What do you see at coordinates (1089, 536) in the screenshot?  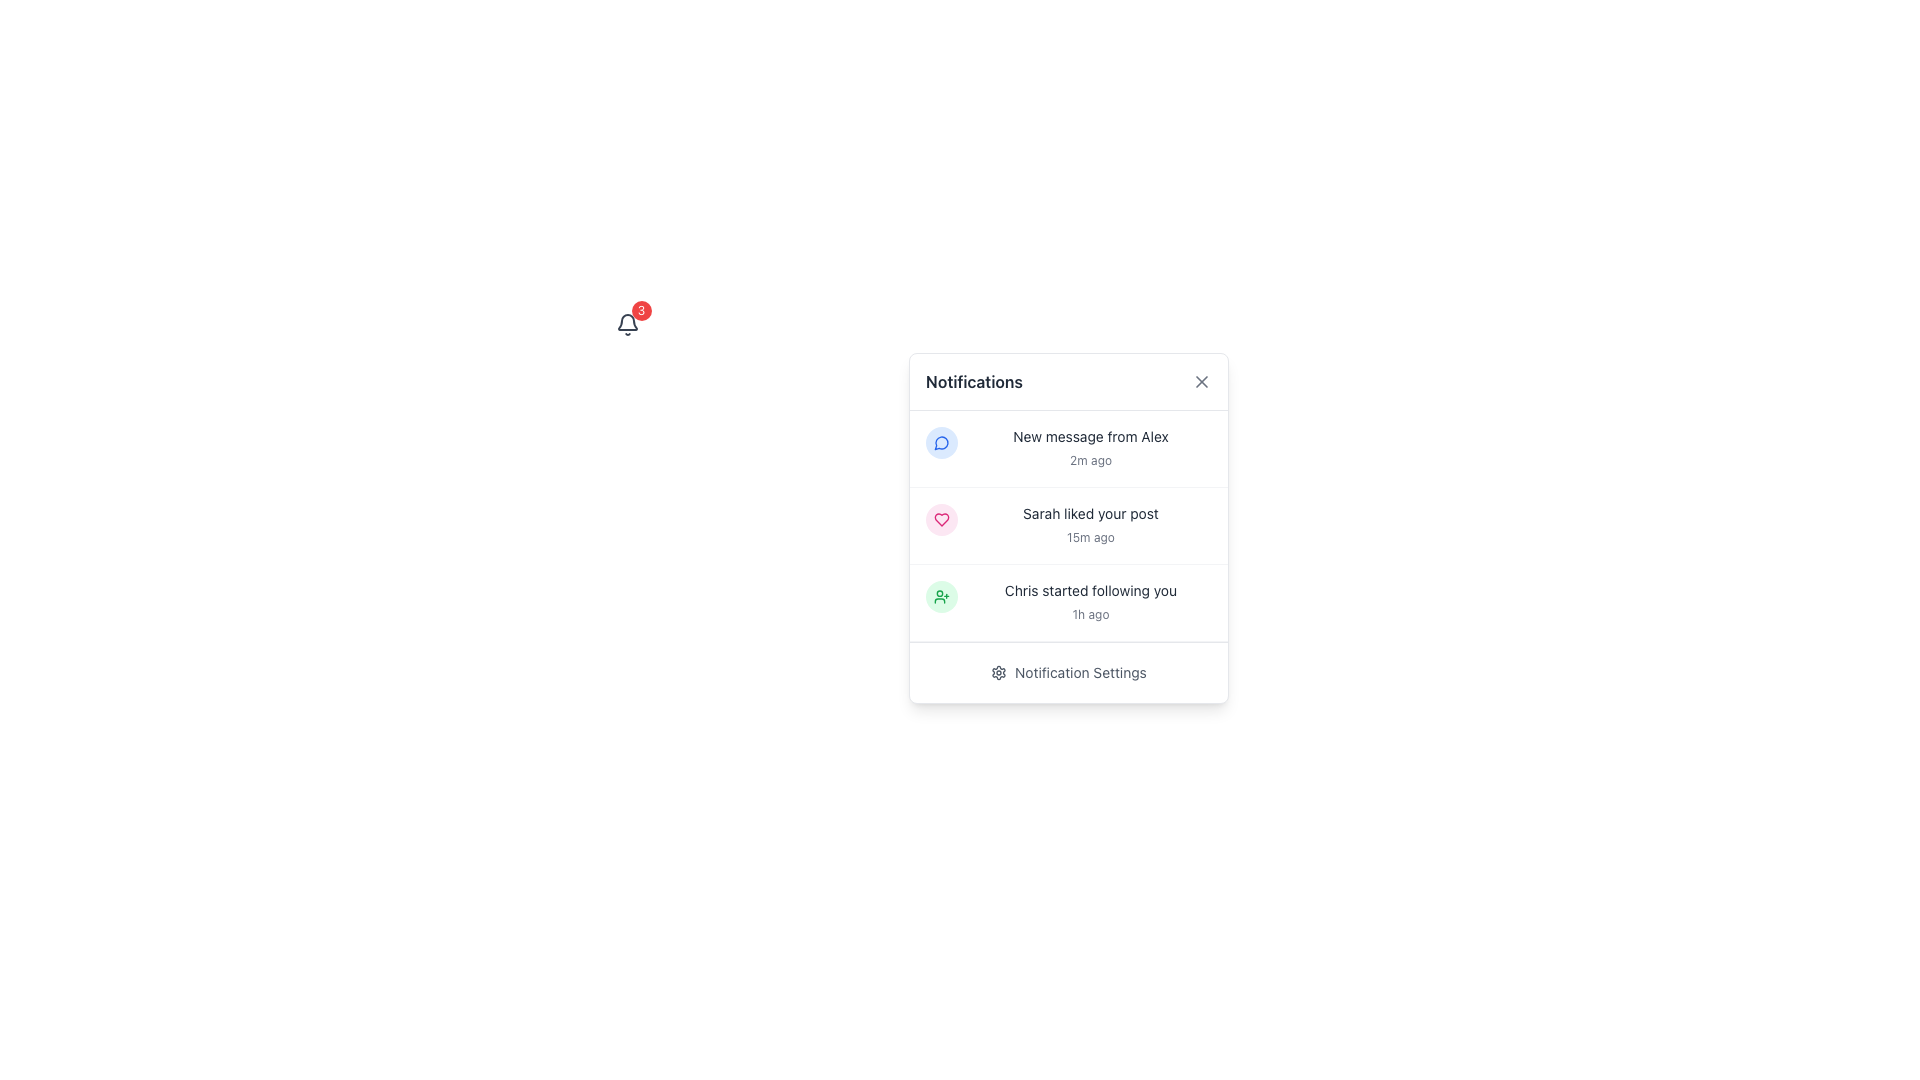 I see `displayed text from the time elapsed label located below 'Sarah liked your post' in the notification panel` at bounding box center [1089, 536].